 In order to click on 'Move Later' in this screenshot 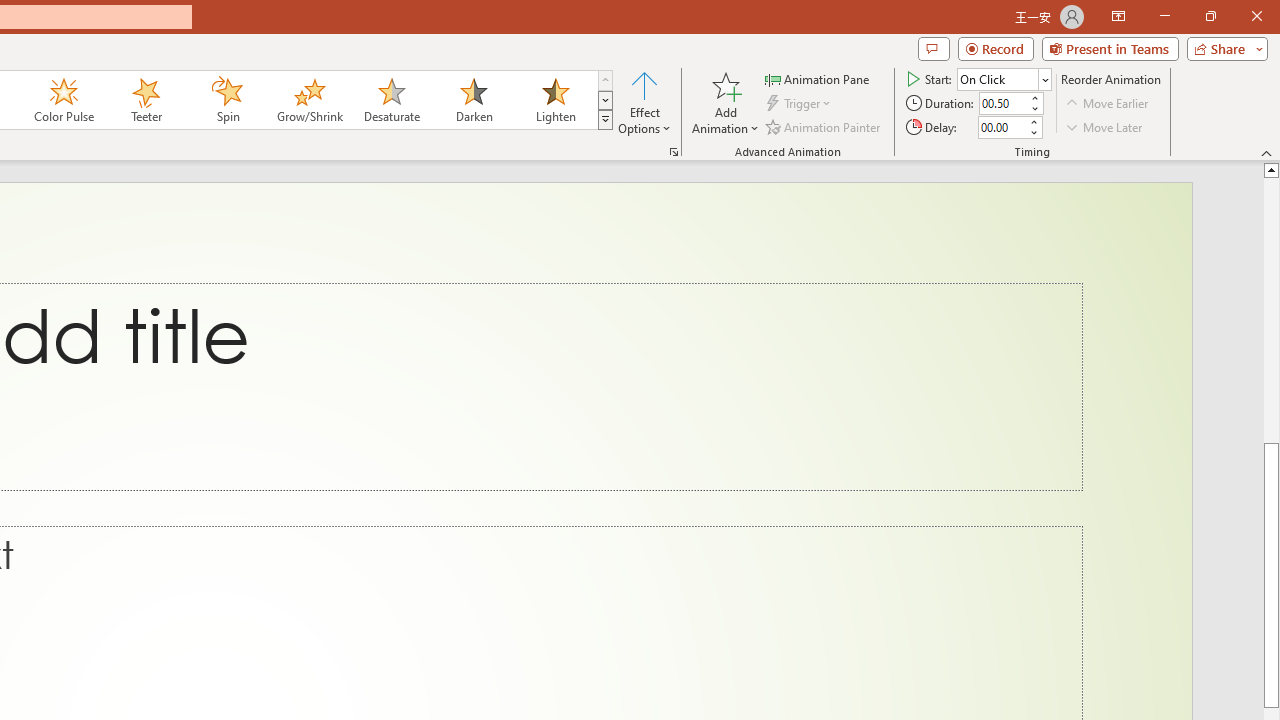, I will do `click(1104, 127)`.